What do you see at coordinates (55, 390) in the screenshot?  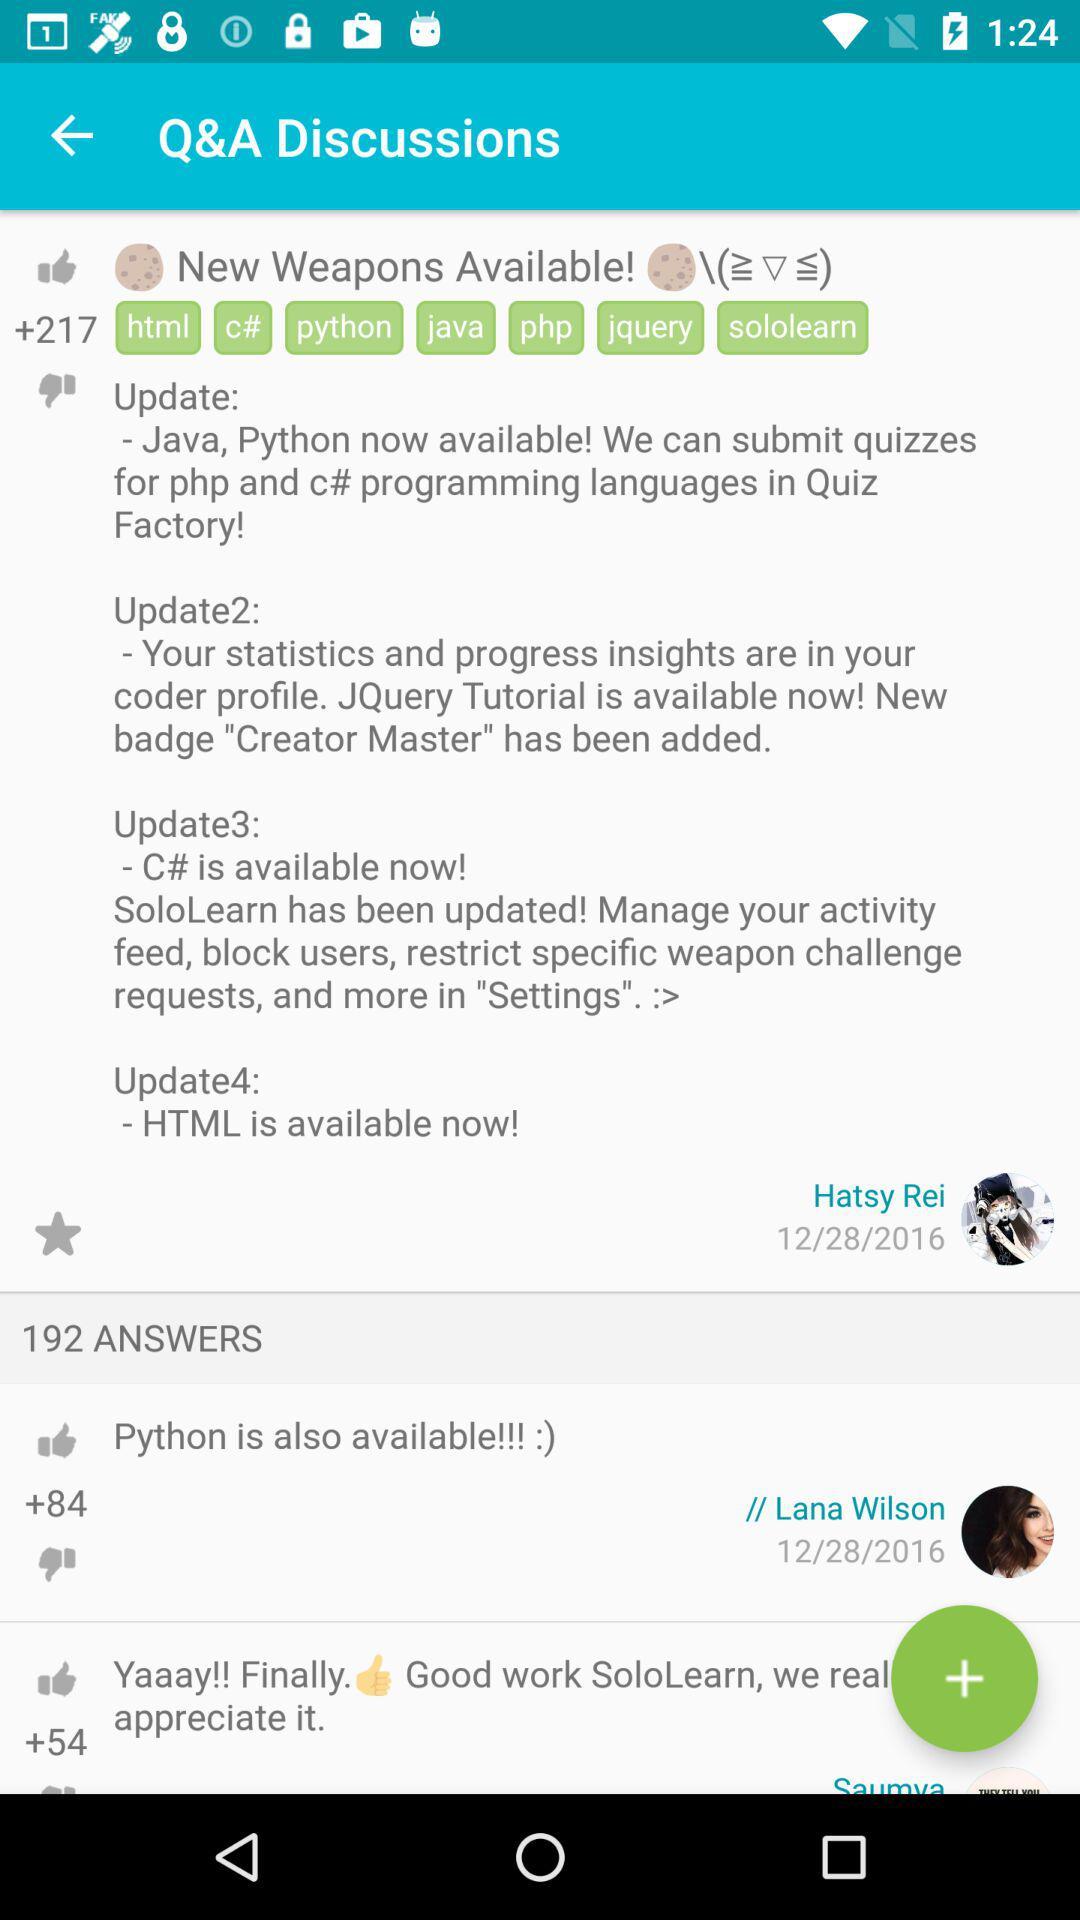 I see `dislike discussion post` at bounding box center [55, 390].